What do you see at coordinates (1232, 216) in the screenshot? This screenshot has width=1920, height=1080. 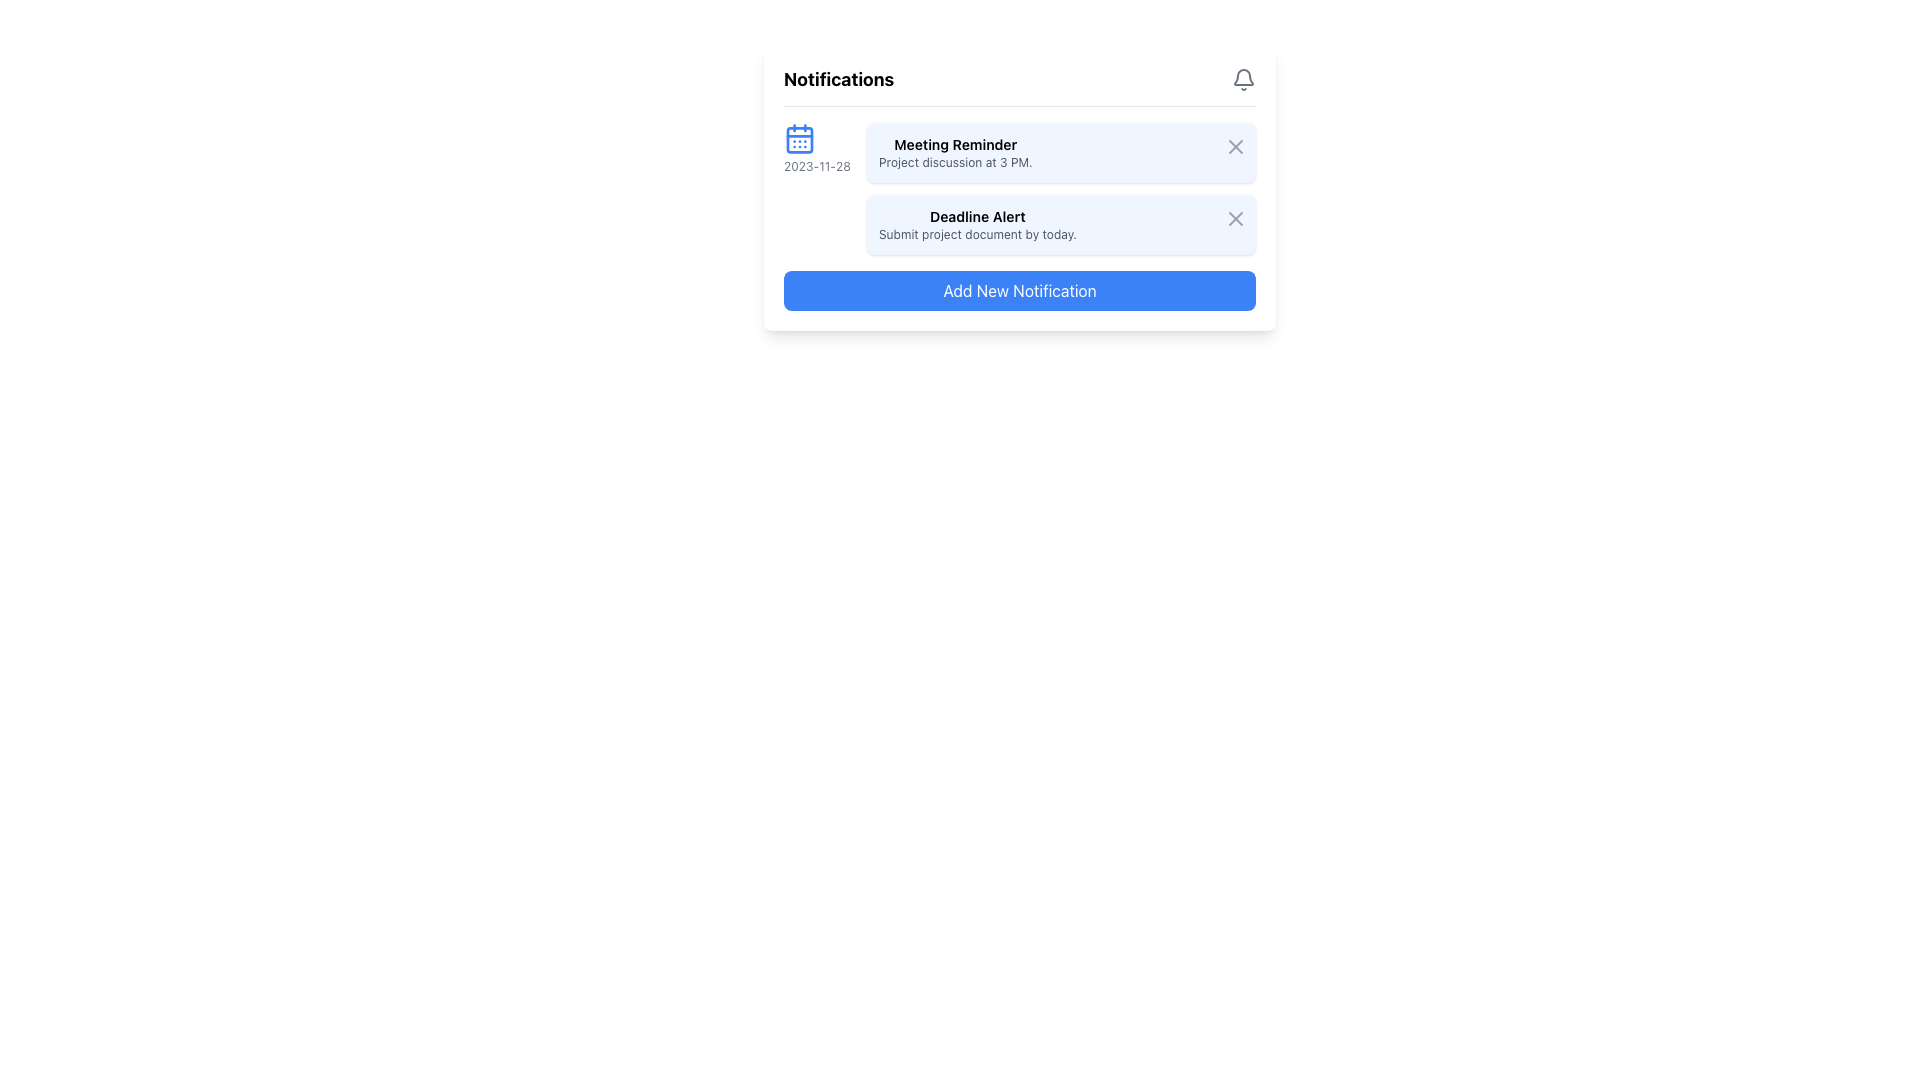 I see `the interactive button for dismissing the notification, located on the far right side of the notification box` at bounding box center [1232, 216].